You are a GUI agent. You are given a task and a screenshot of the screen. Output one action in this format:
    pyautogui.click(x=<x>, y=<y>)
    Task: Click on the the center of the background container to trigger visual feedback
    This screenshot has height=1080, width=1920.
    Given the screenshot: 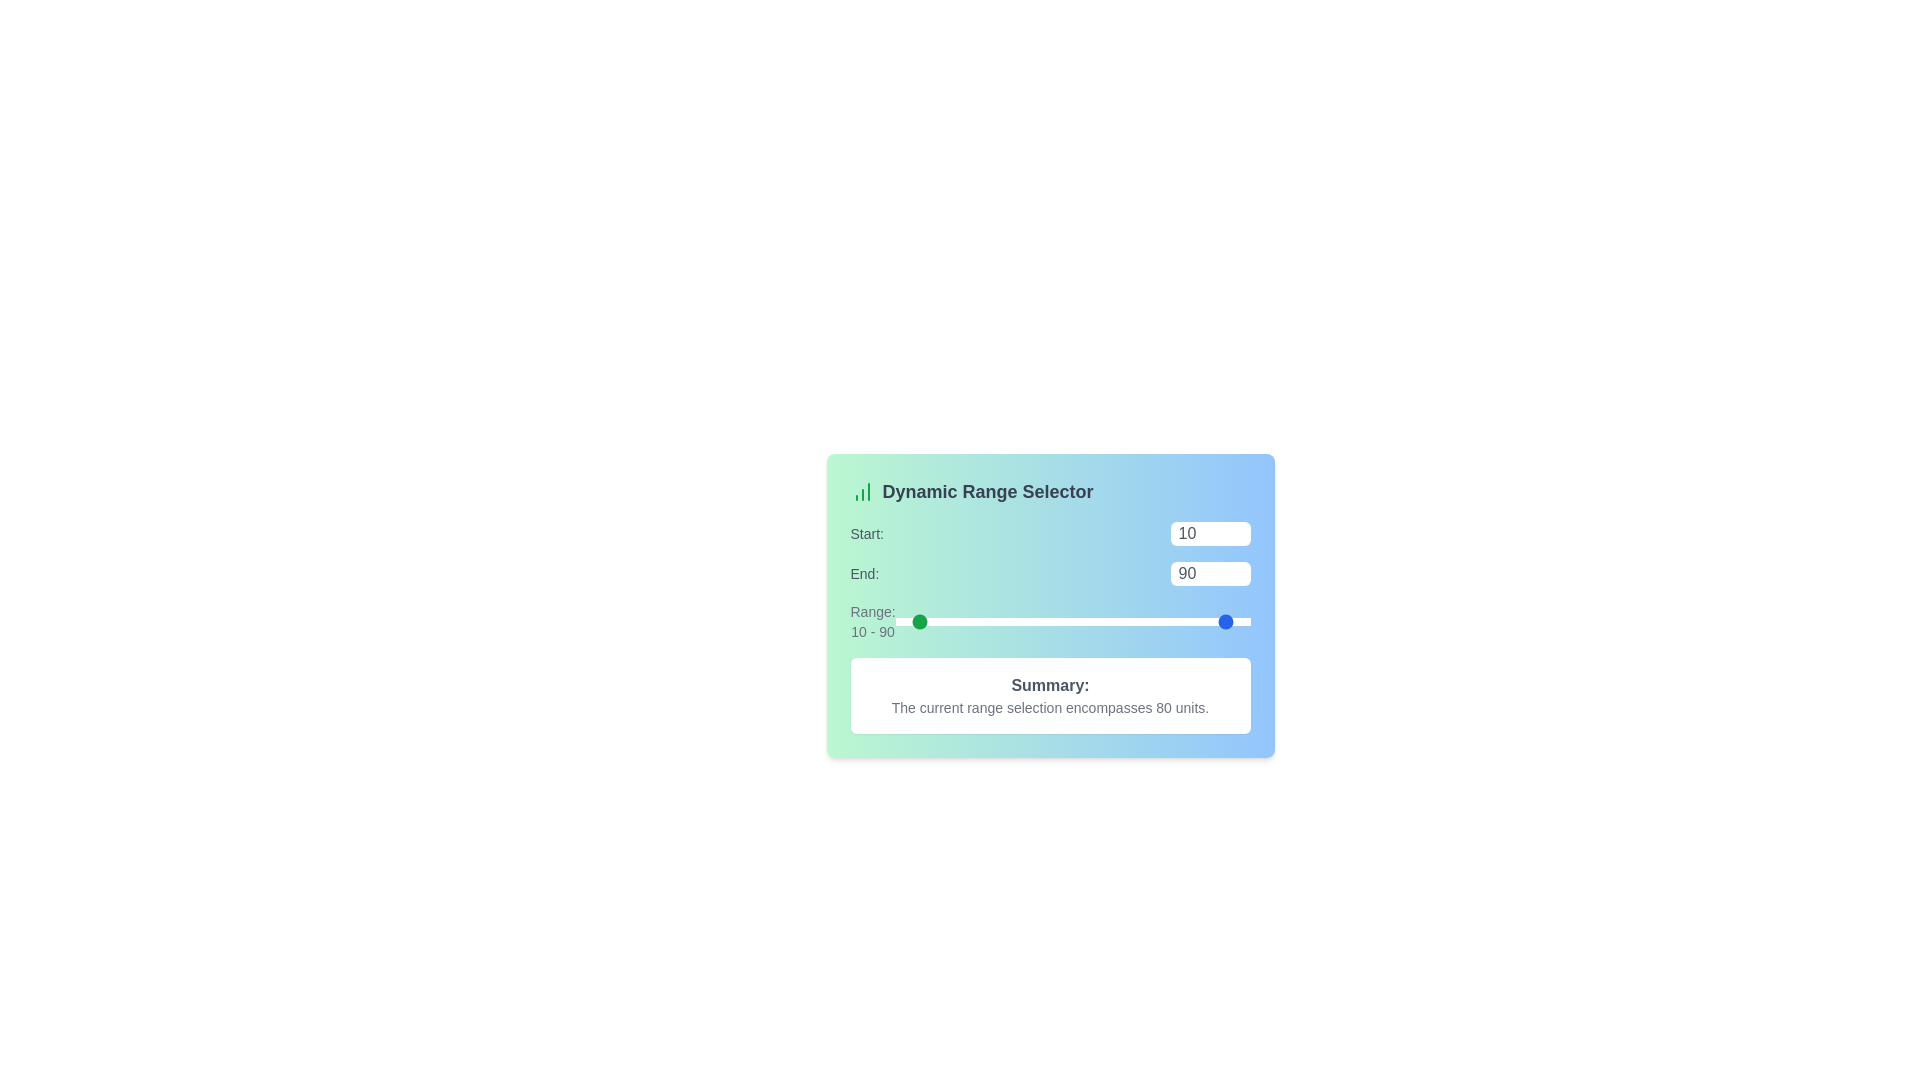 What is the action you would take?
    pyautogui.click(x=1049, y=622)
    